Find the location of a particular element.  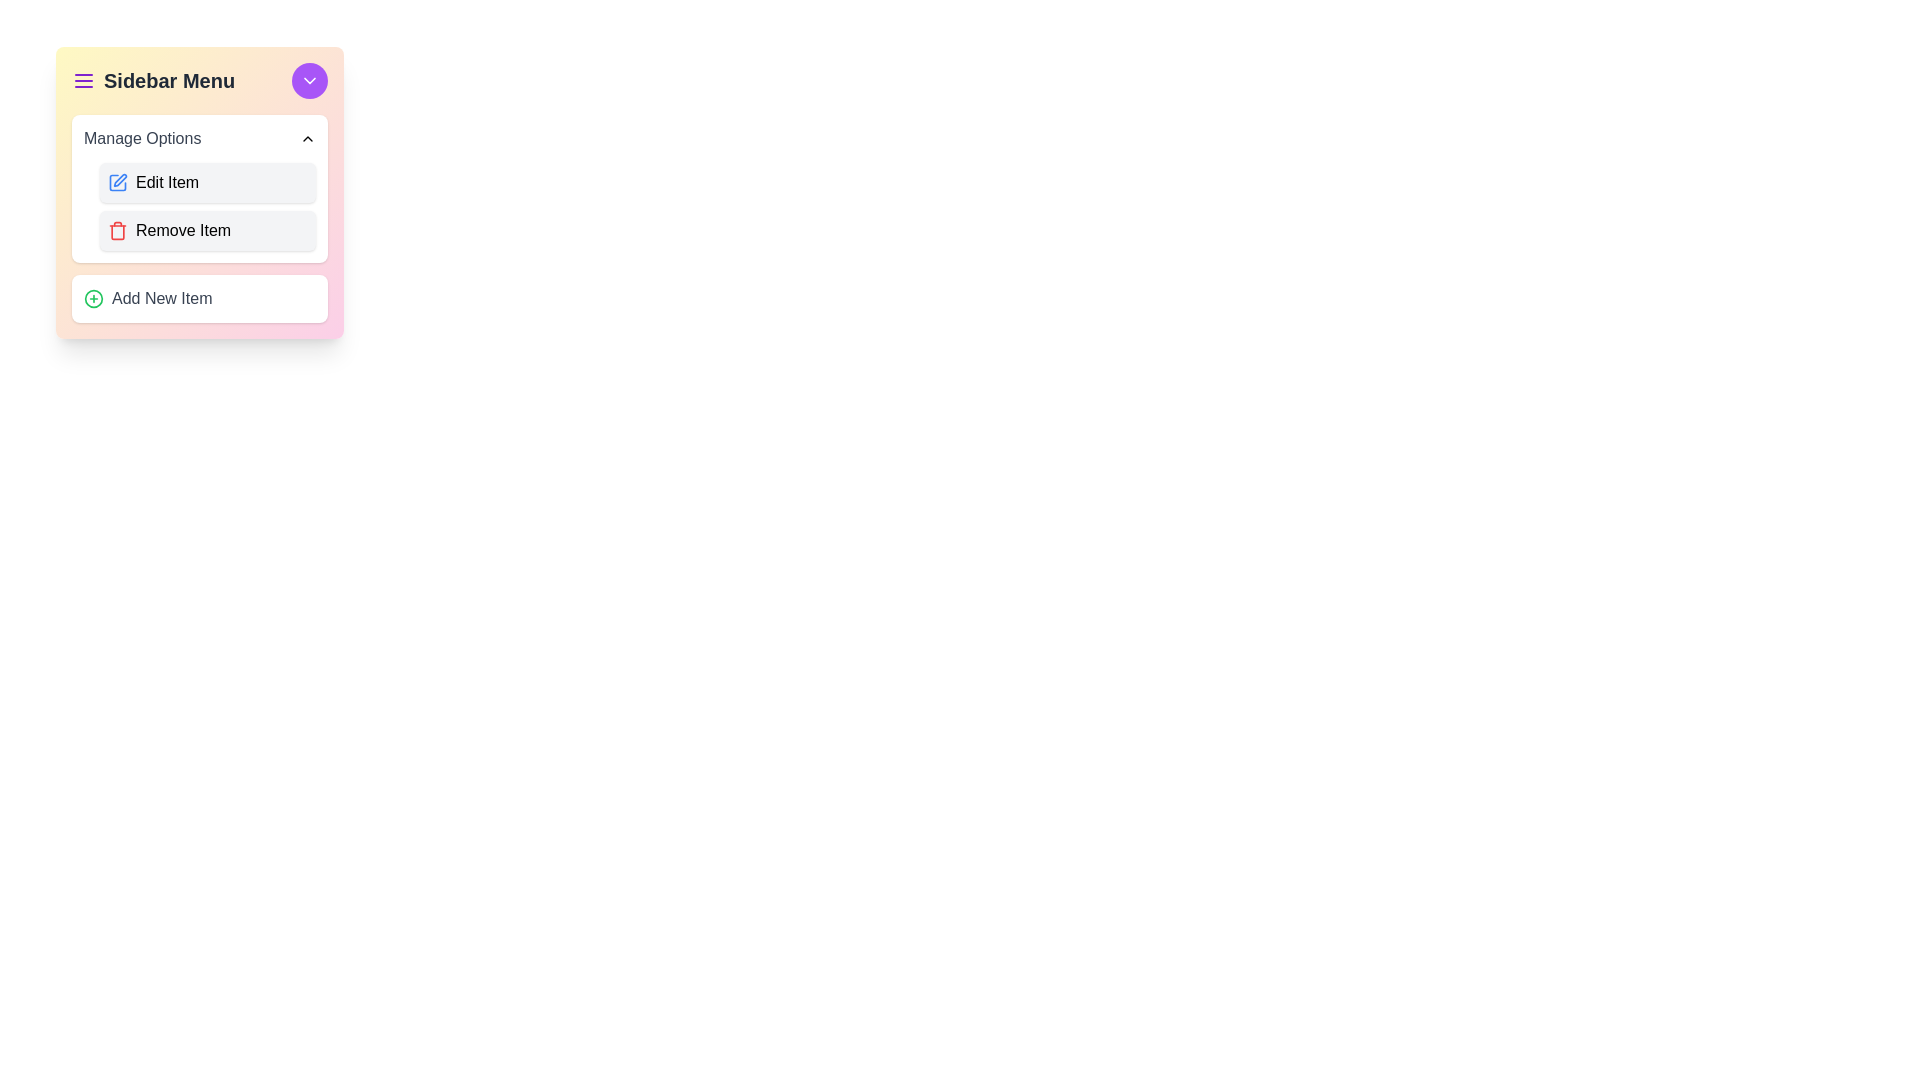

the toggle button located in the upper-right corner of the 'Sidebar Menu' is located at coordinates (309, 80).